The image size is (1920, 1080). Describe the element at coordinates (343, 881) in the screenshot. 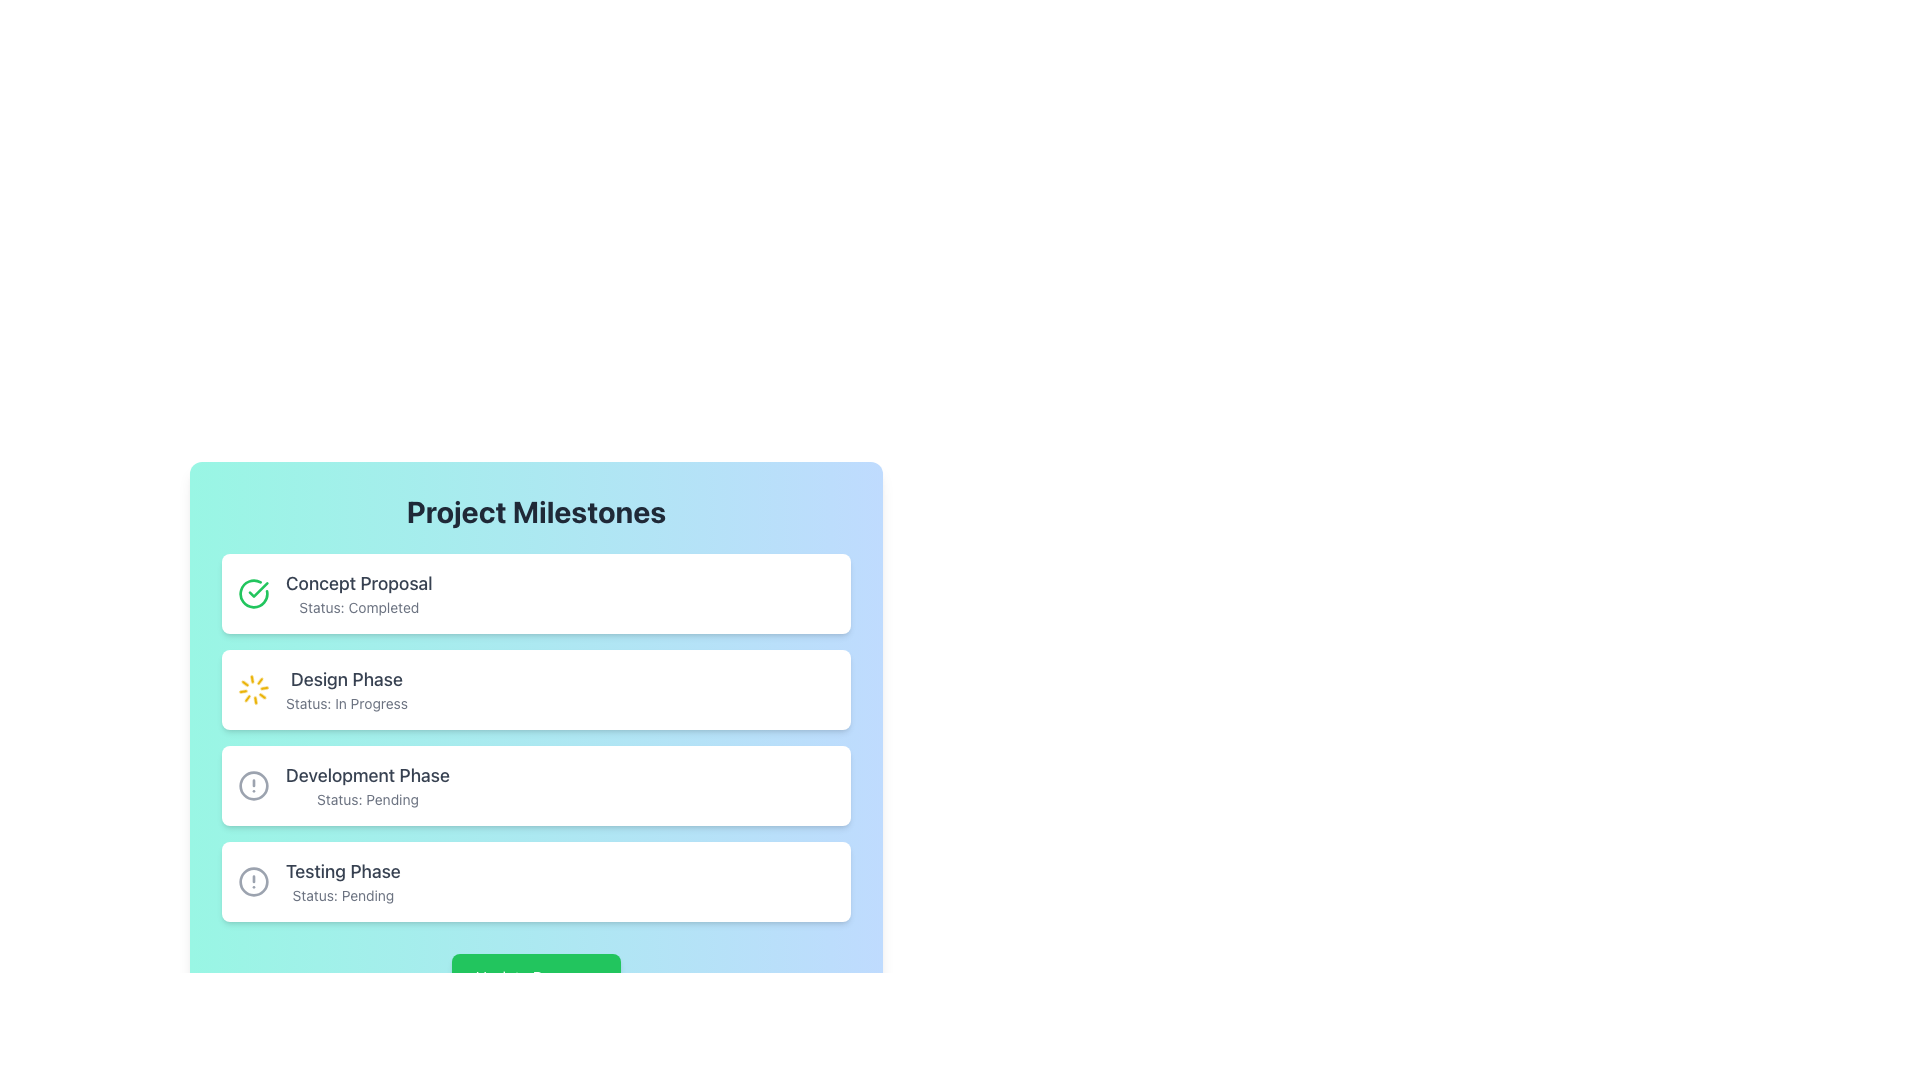

I see `the Text Display element indicating the 'Testing Phase' milestone, which shows its status as 'Pending'. This element is the fourth in a vertical list of project milestones, located below the 'Development Phase'` at that location.